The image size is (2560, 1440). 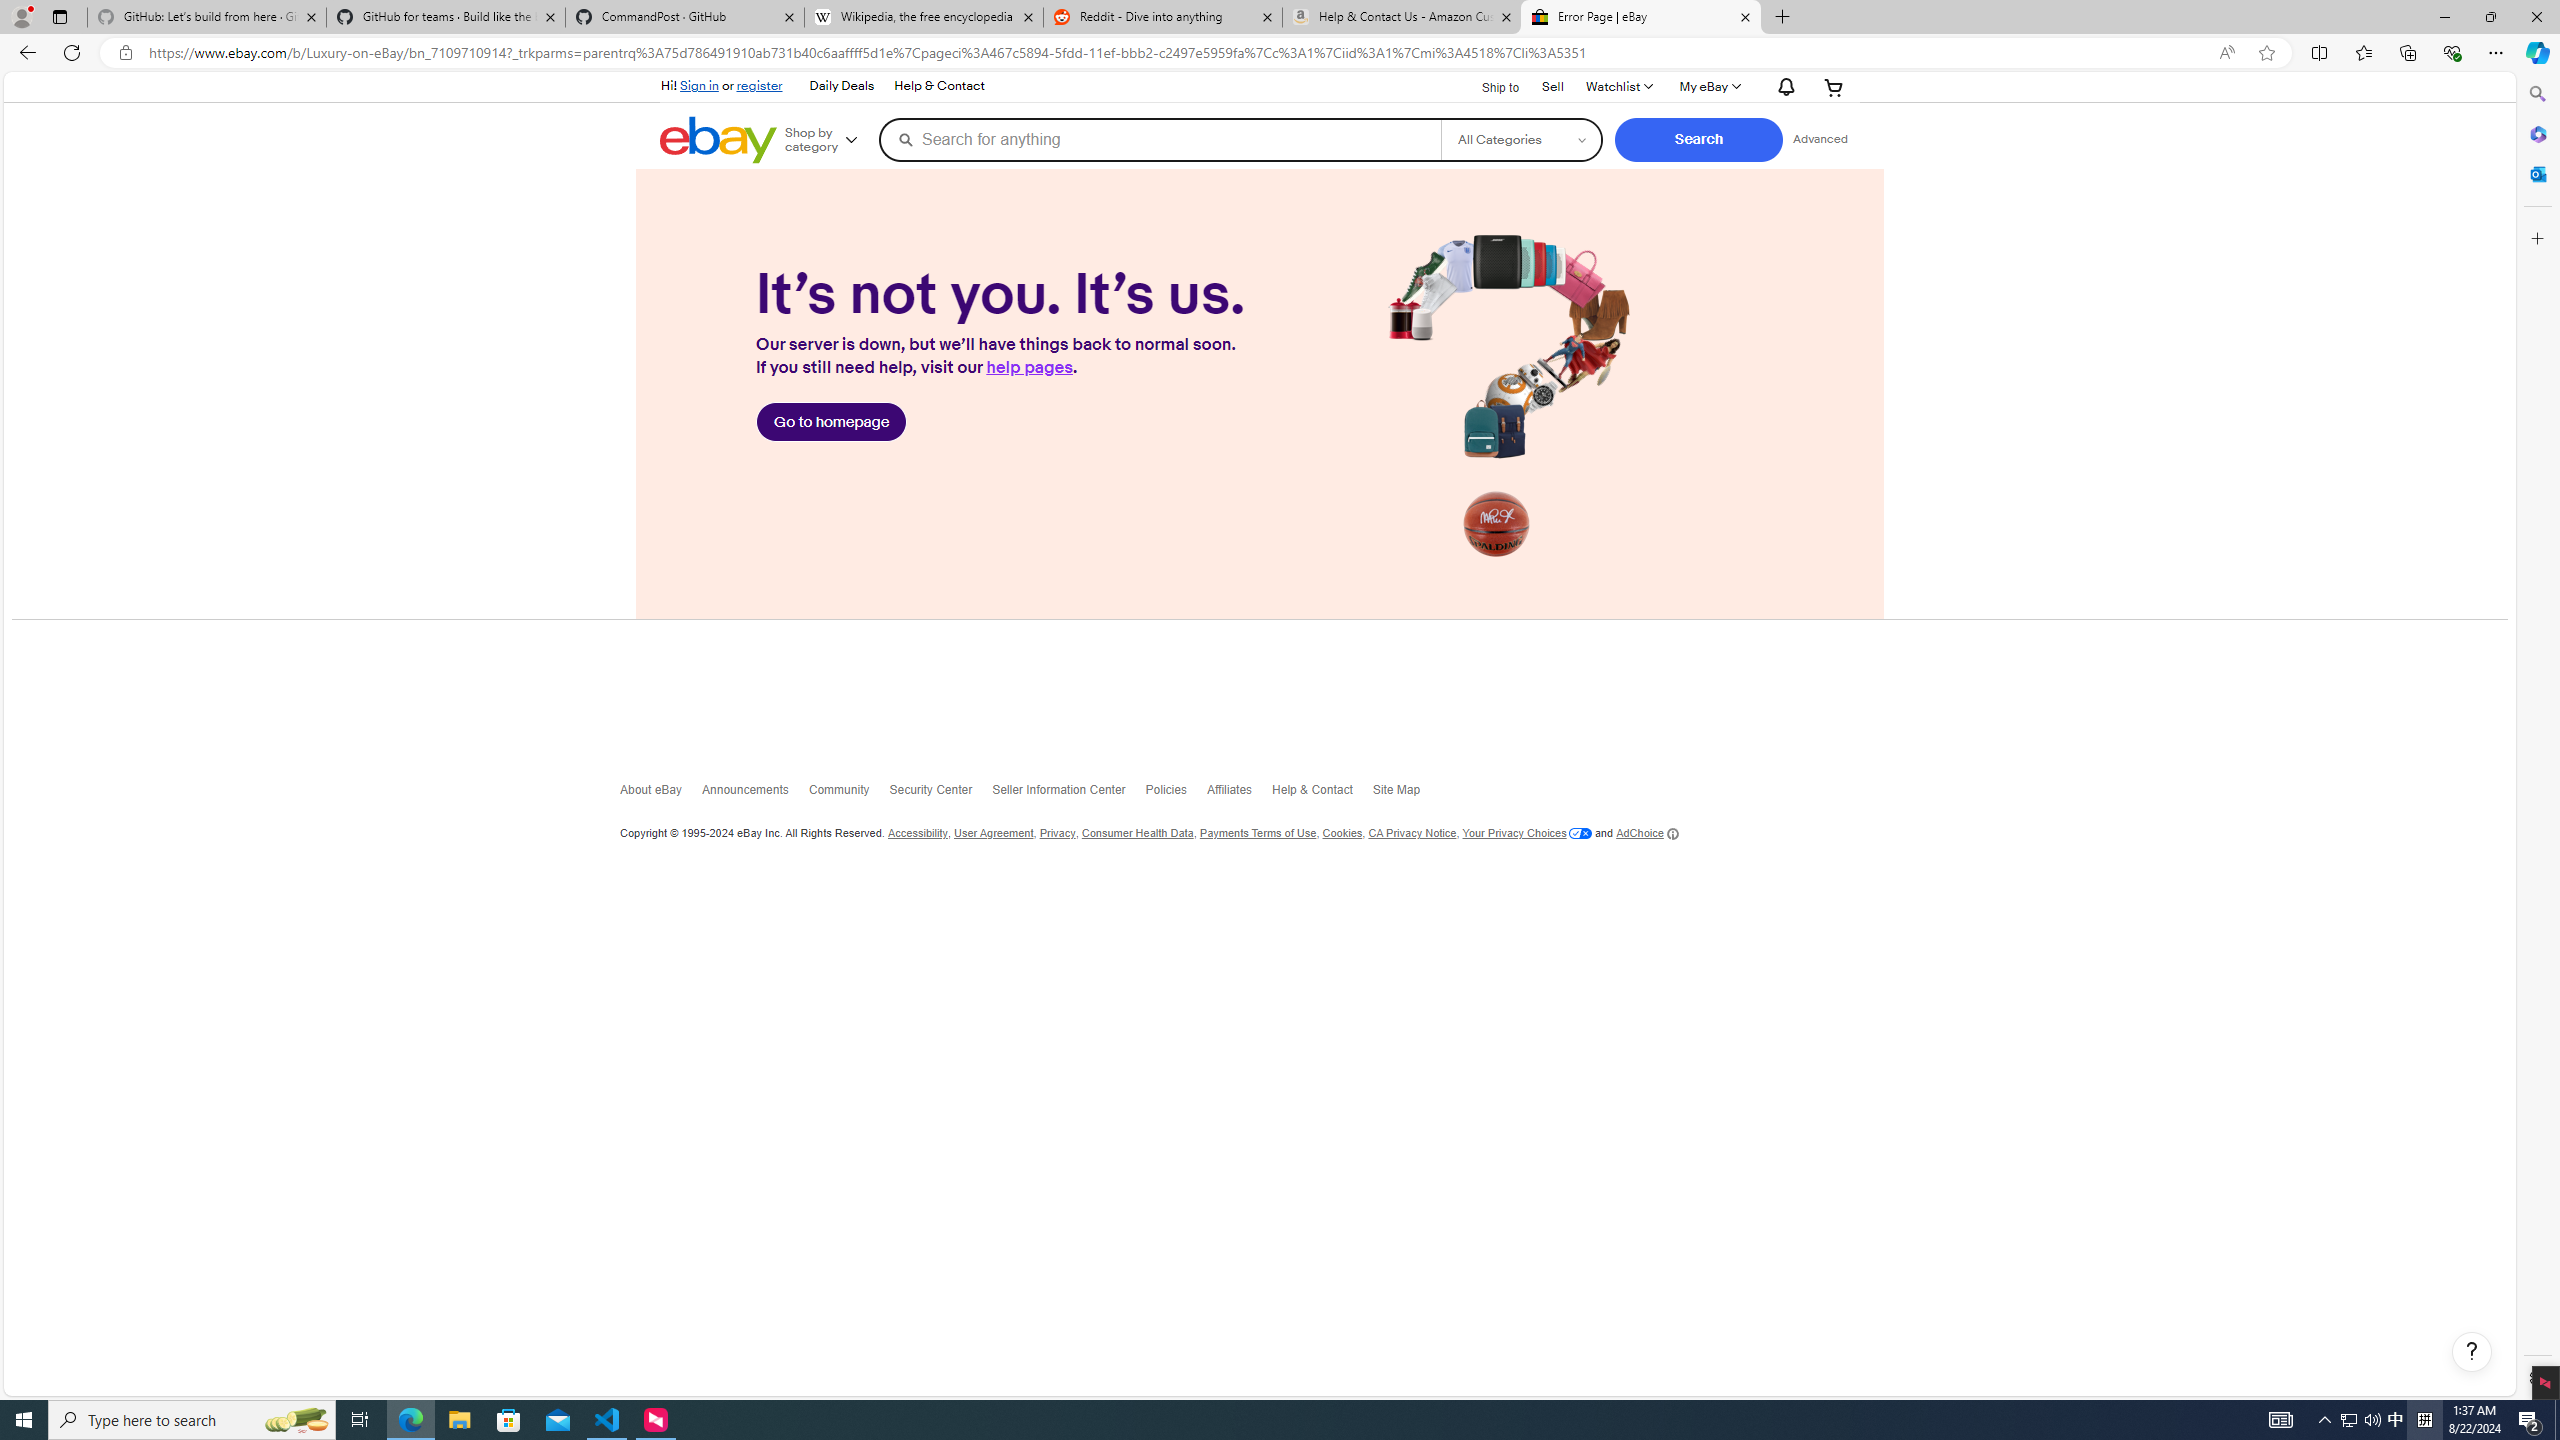 What do you see at coordinates (1239, 793) in the screenshot?
I see `'Affiliates'` at bounding box center [1239, 793].